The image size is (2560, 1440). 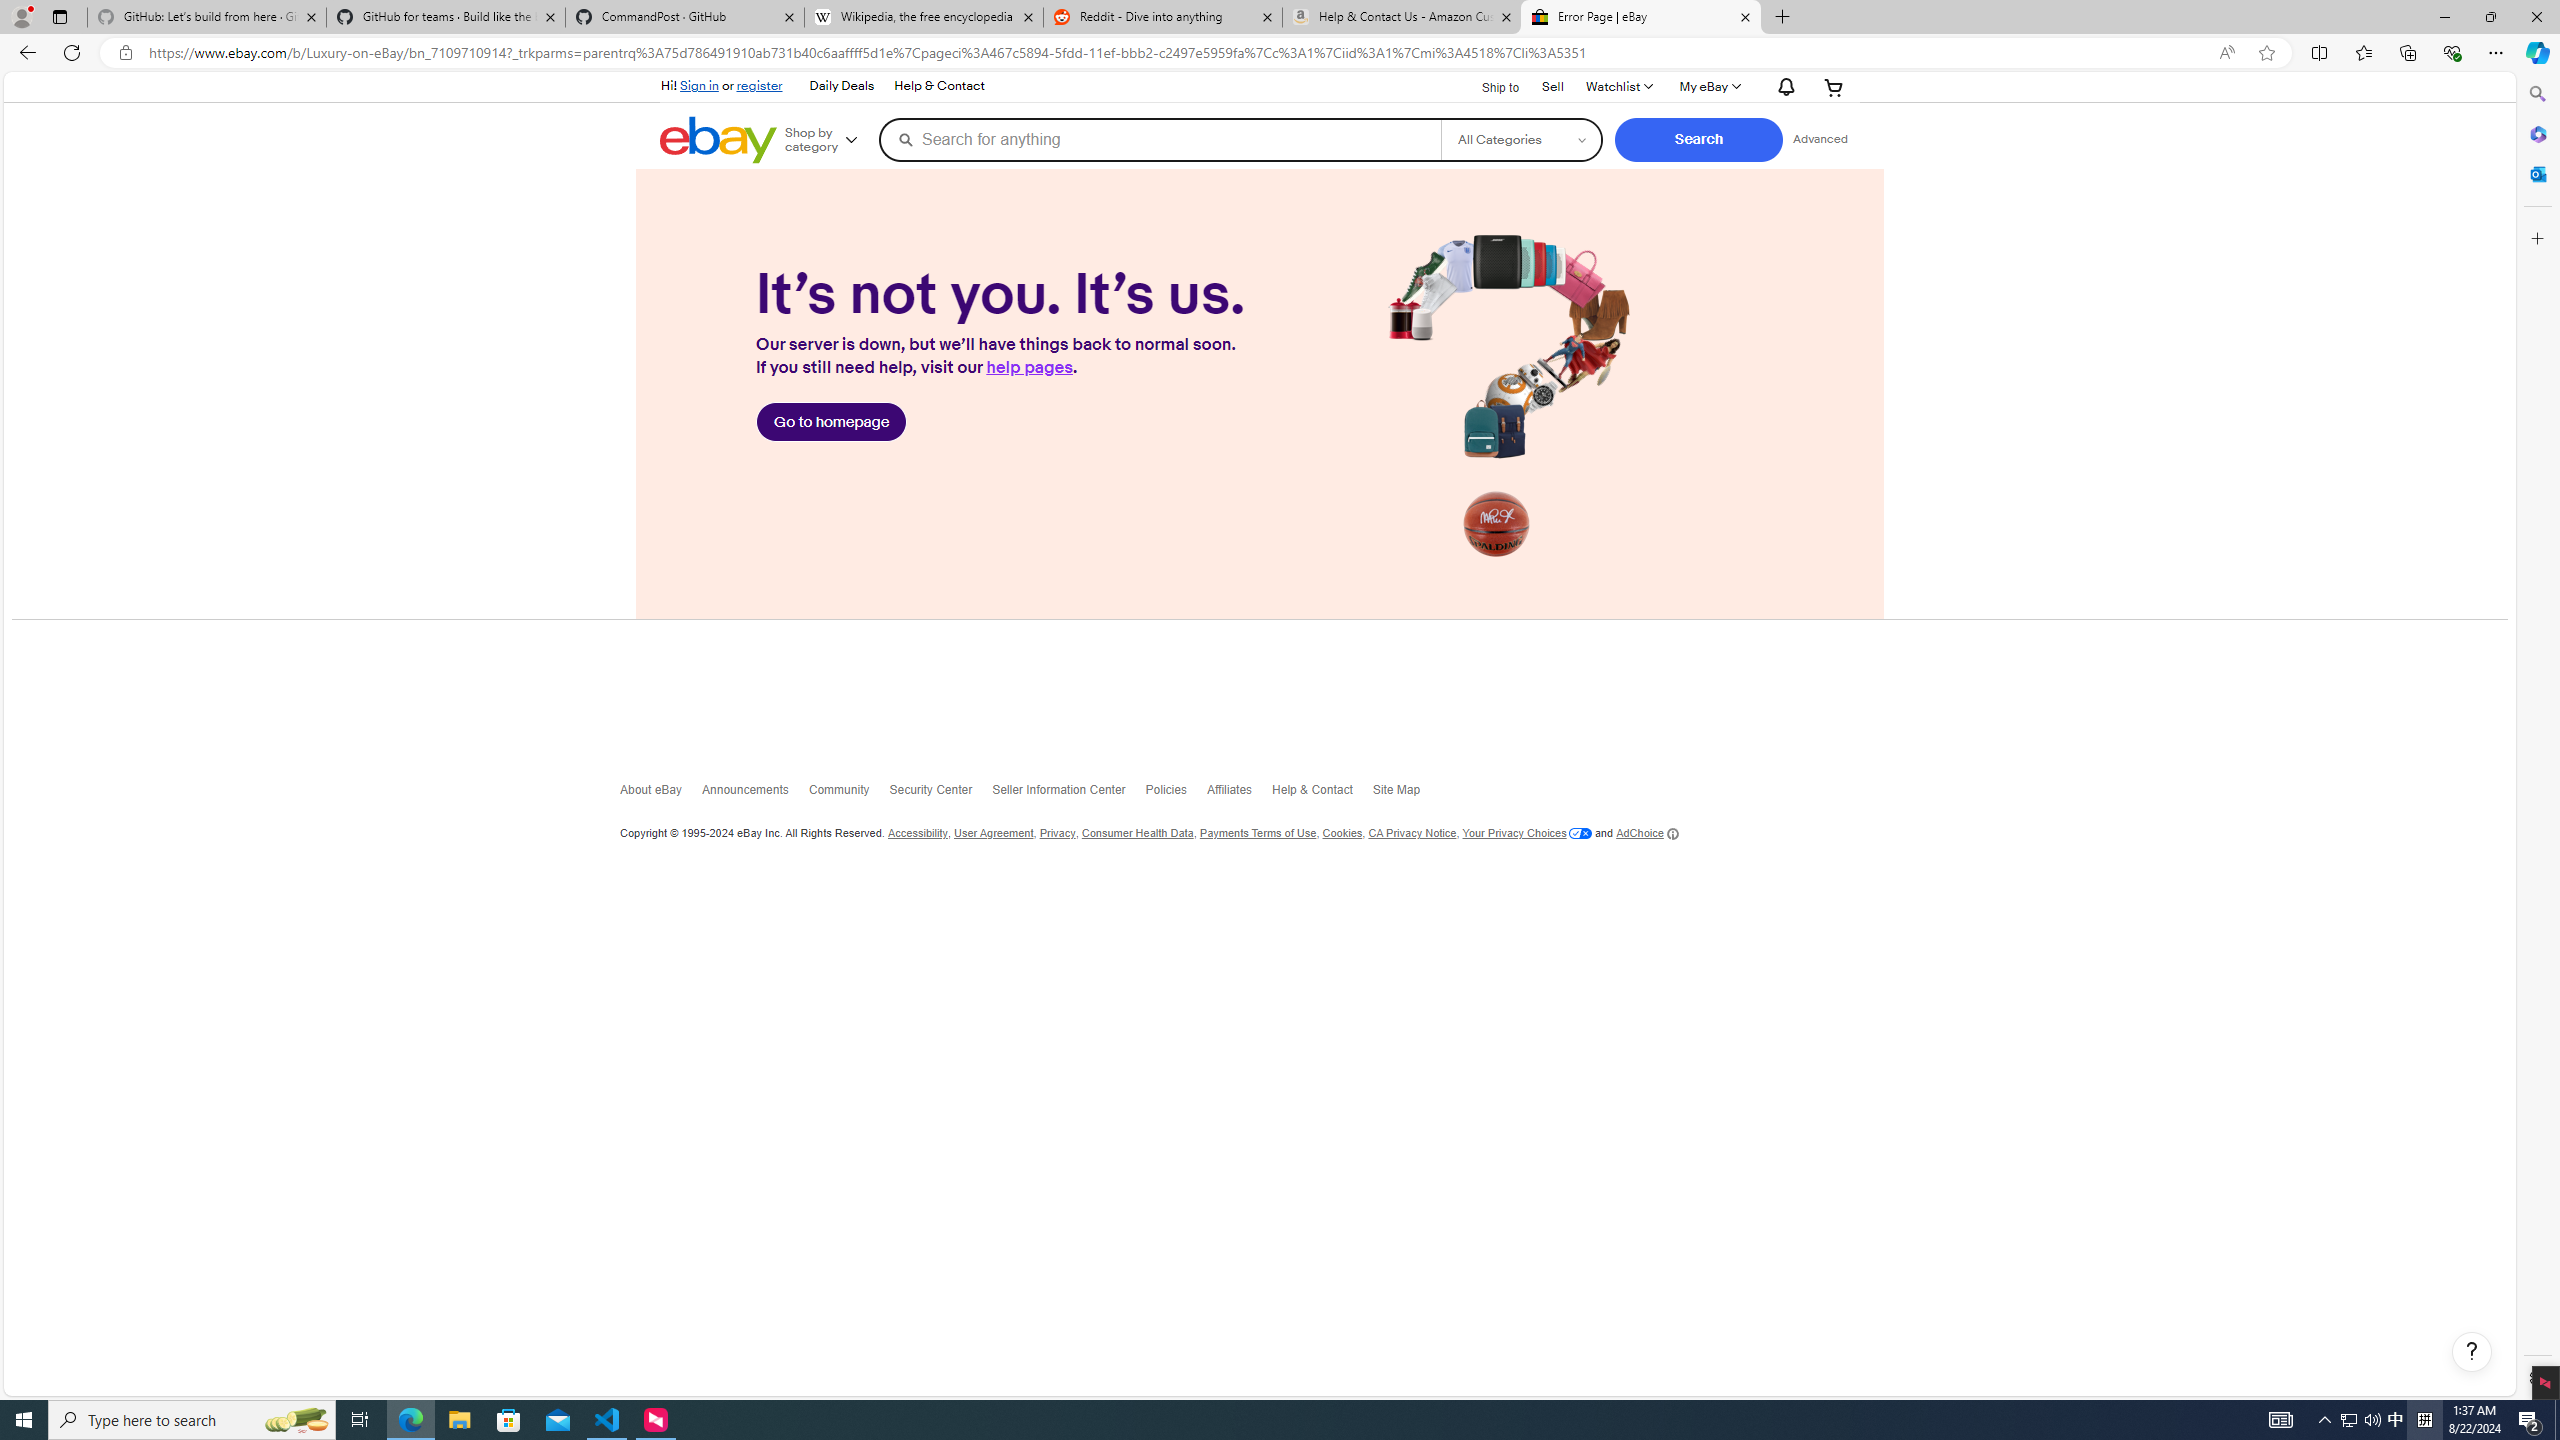 What do you see at coordinates (1239, 793) in the screenshot?
I see `'Affiliates'` at bounding box center [1239, 793].